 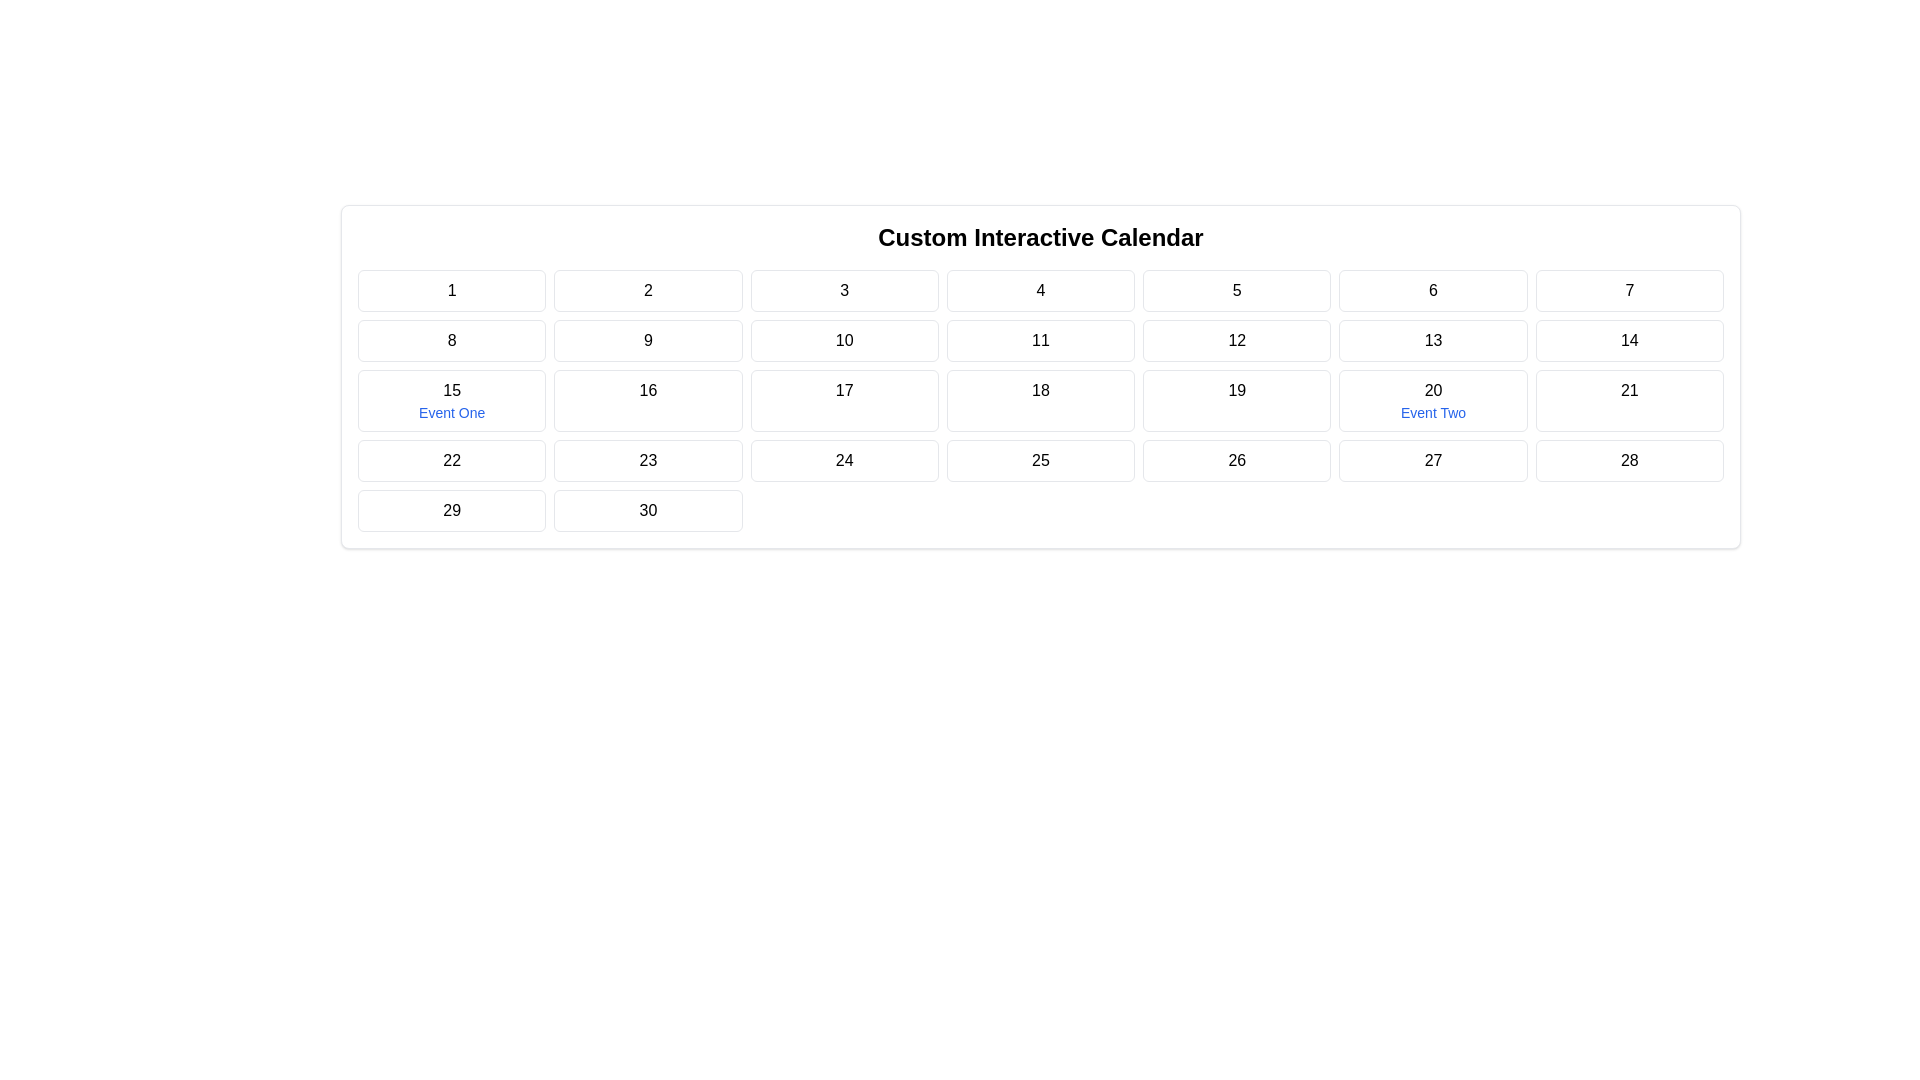 I want to click on the button-like element with the text '19' centered within it, so click(x=1236, y=401).